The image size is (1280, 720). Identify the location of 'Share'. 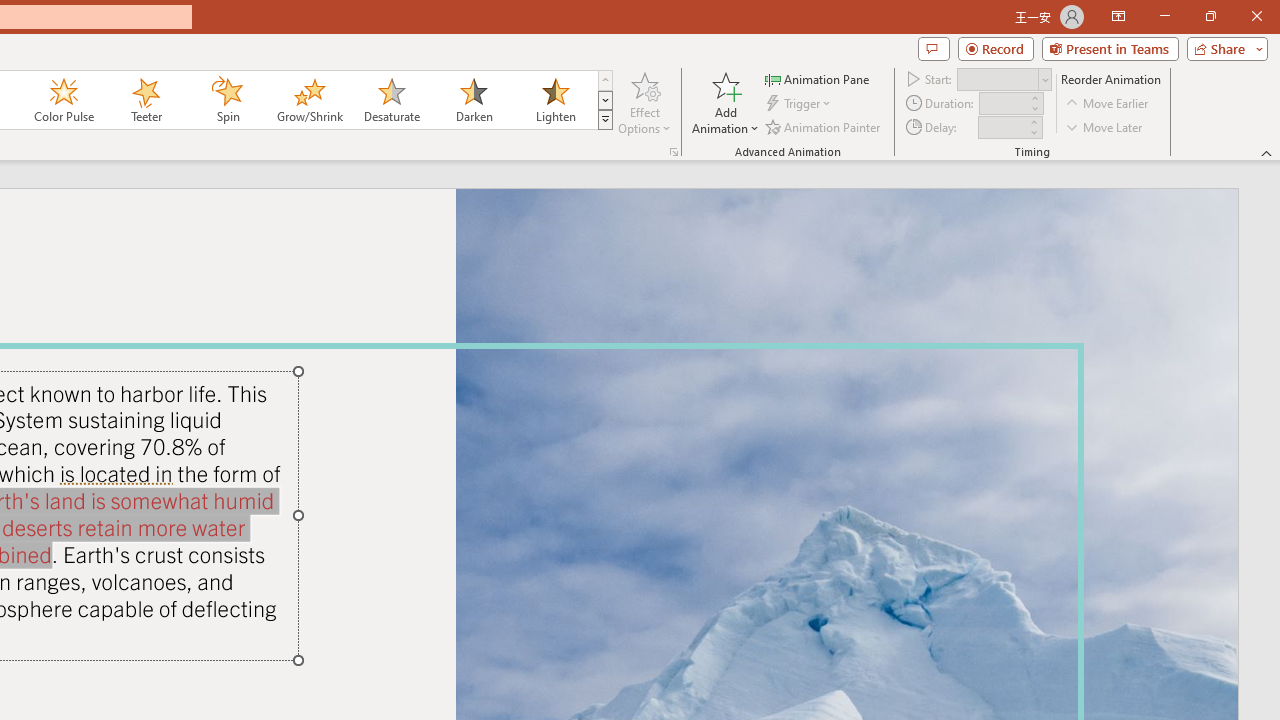
(1222, 47).